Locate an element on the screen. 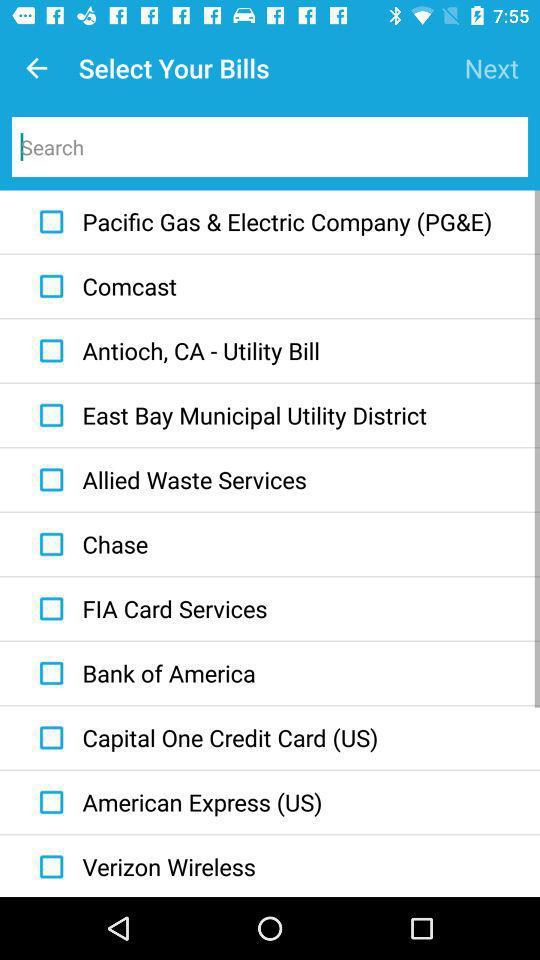 This screenshot has height=960, width=540. icon to the right of select your bills item is located at coordinates (490, 68).